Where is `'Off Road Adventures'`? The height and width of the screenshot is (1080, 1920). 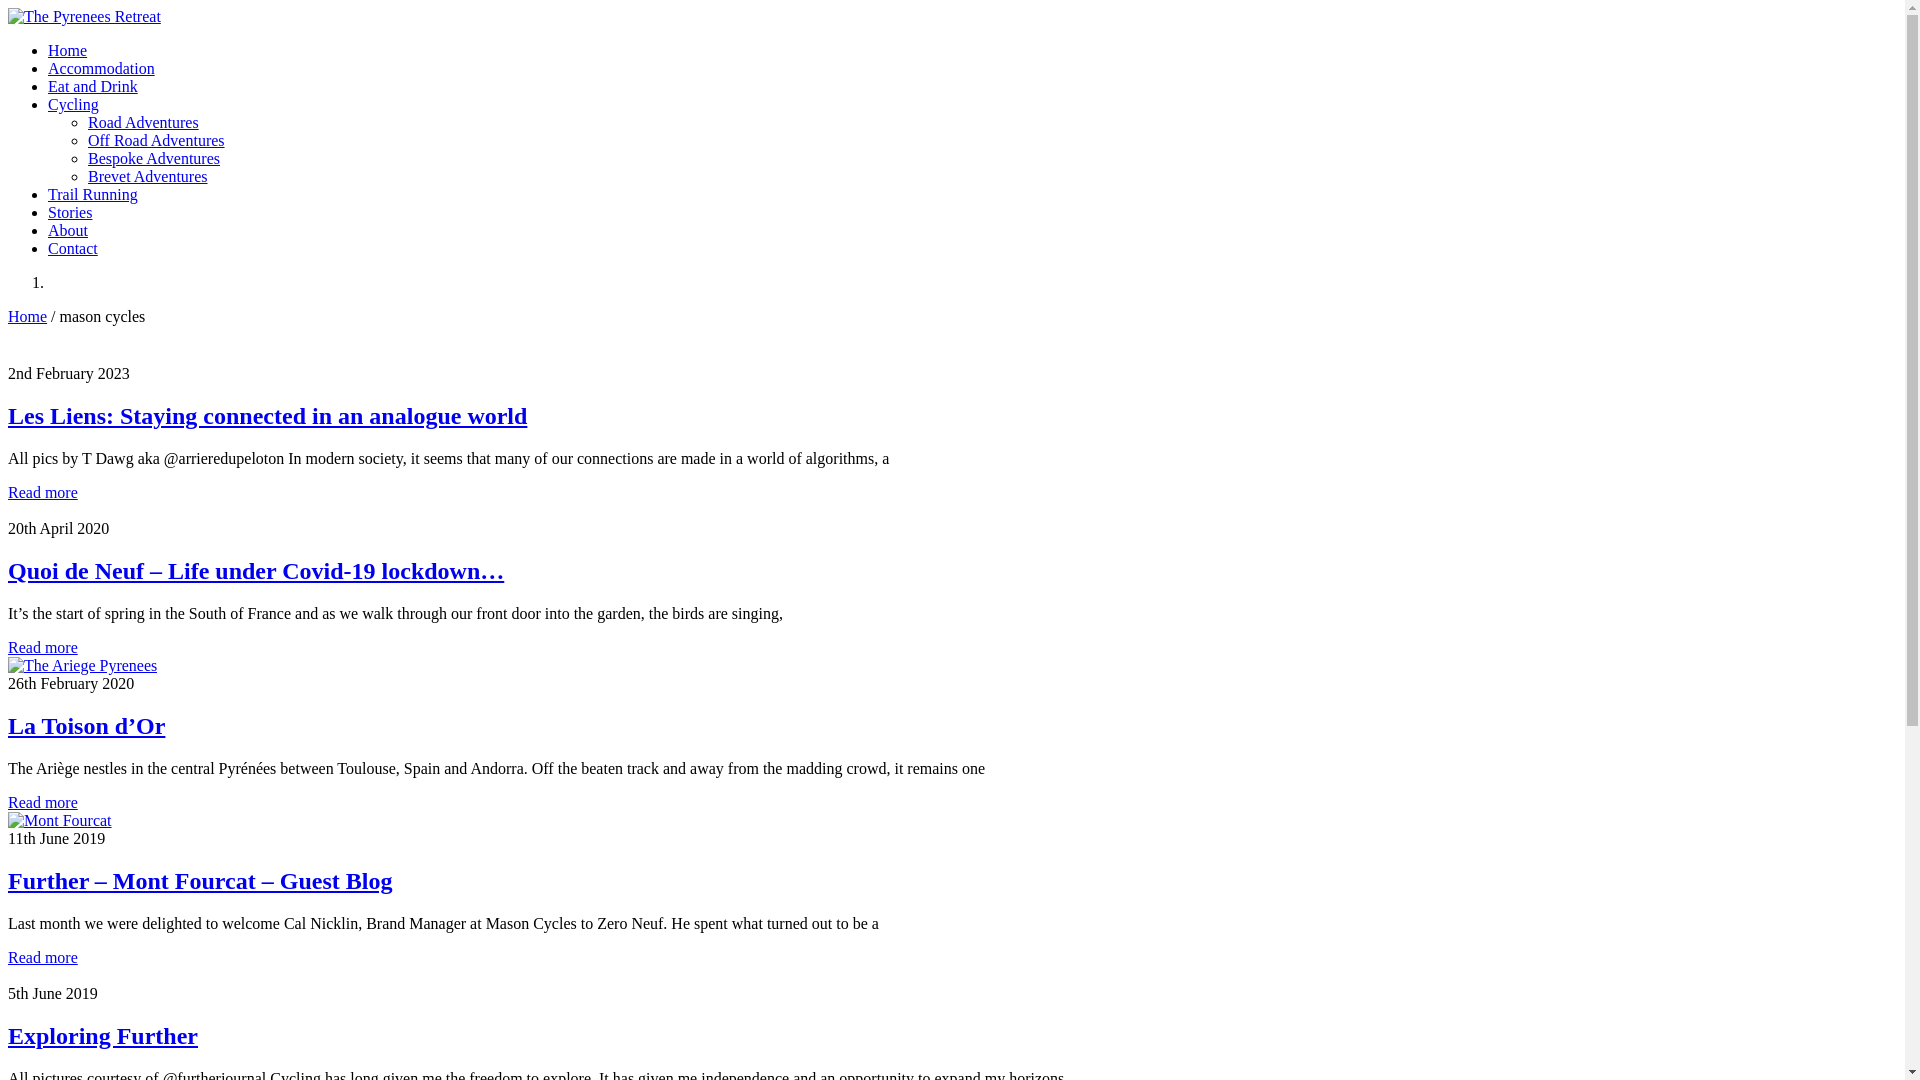
'Off Road Adventures' is located at coordinates (86, 139).